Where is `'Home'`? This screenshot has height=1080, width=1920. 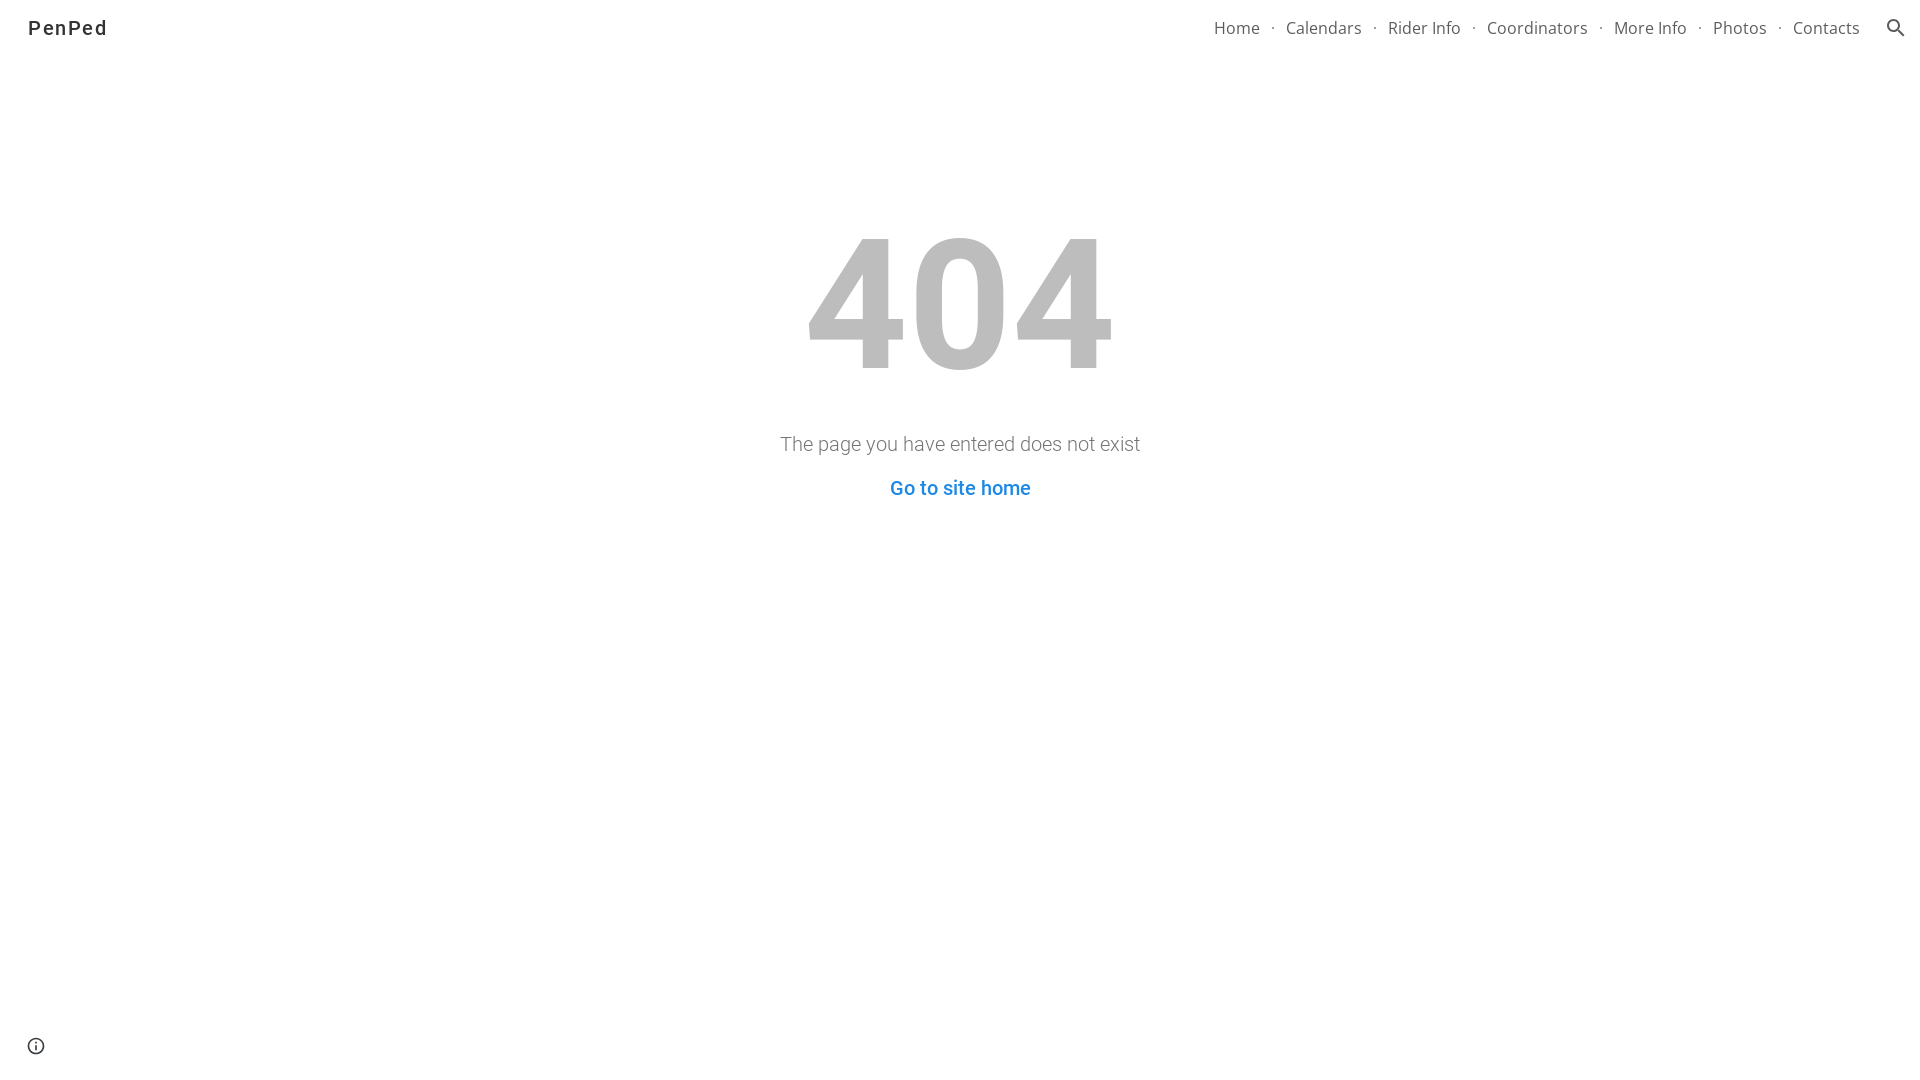
'Home' is located at coordinates (1236, 27).